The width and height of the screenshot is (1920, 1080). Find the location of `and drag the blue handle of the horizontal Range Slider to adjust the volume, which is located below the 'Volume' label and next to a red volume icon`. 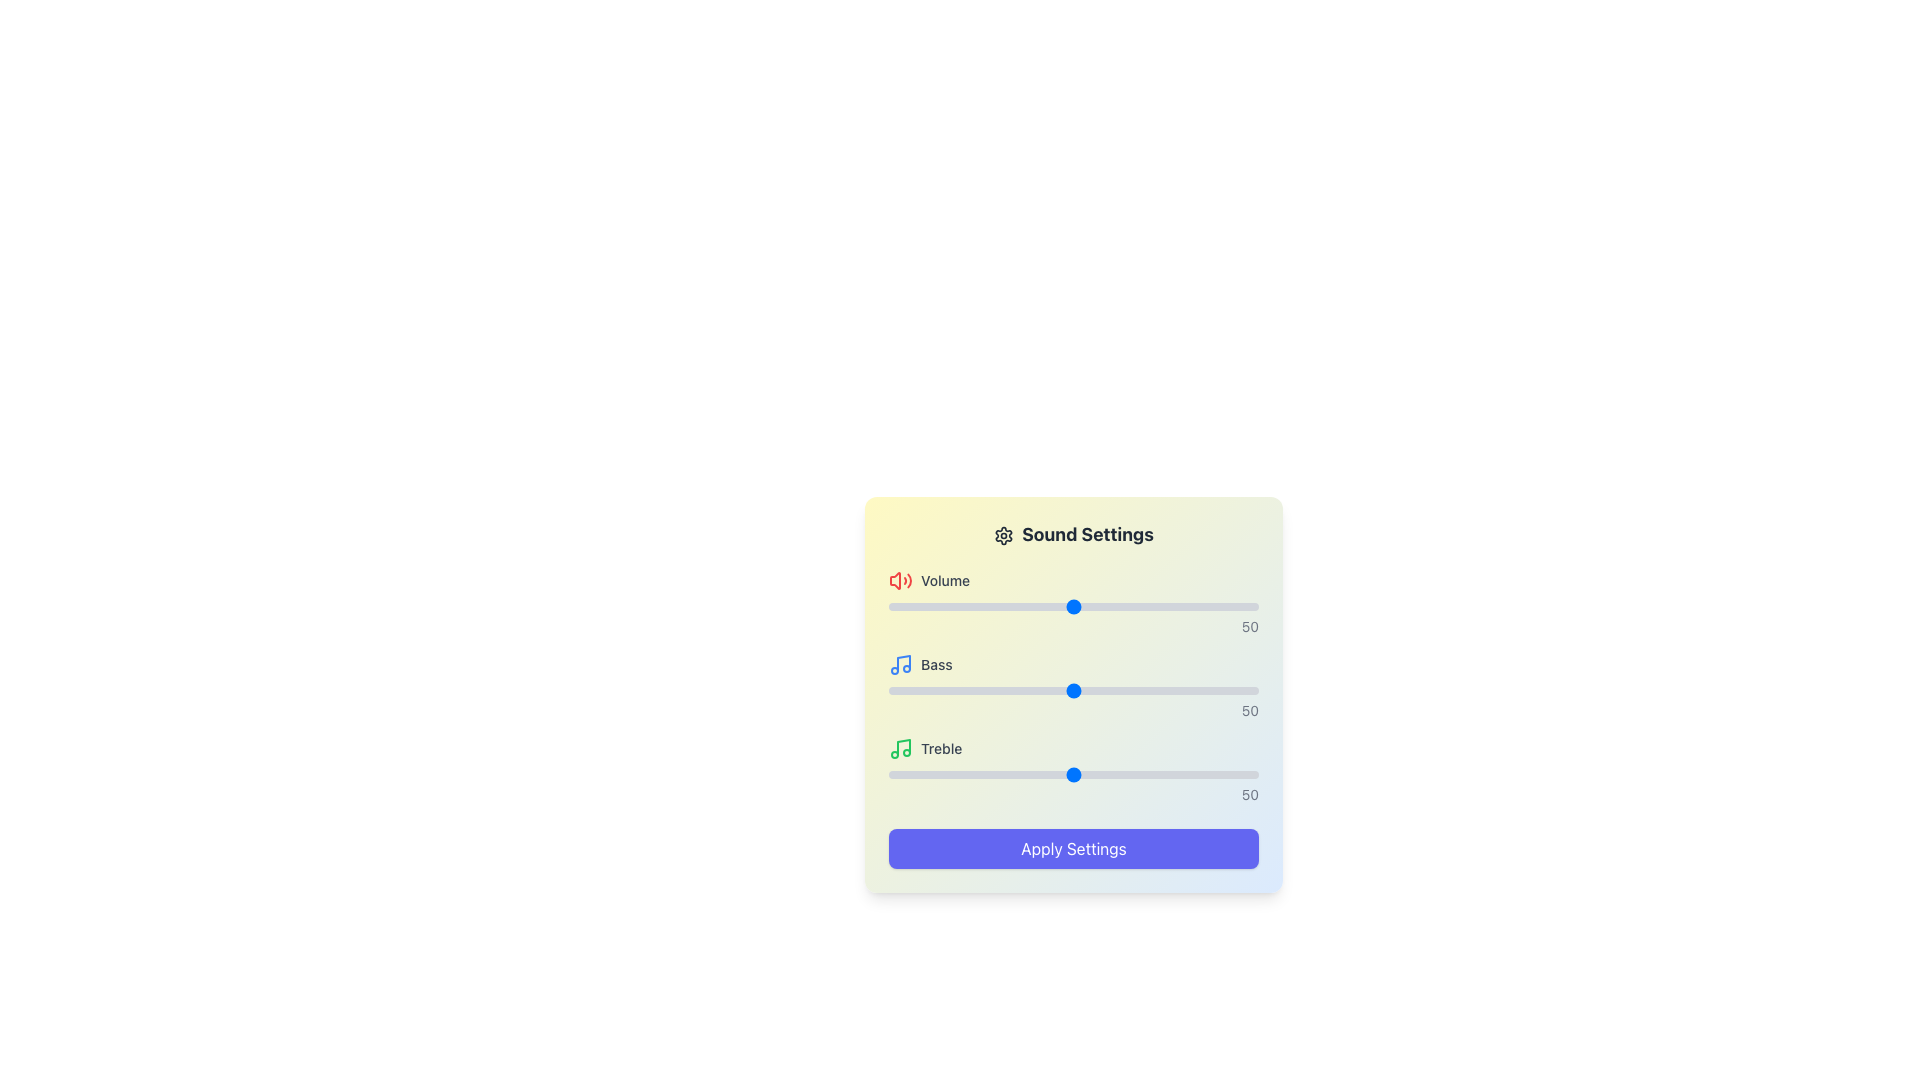

and drag the blue handle of the horizontal Range Slider to adjust the volume, which is located below the 'Volume' label and next to a red volume icon is located at coordinates (1073, 605).